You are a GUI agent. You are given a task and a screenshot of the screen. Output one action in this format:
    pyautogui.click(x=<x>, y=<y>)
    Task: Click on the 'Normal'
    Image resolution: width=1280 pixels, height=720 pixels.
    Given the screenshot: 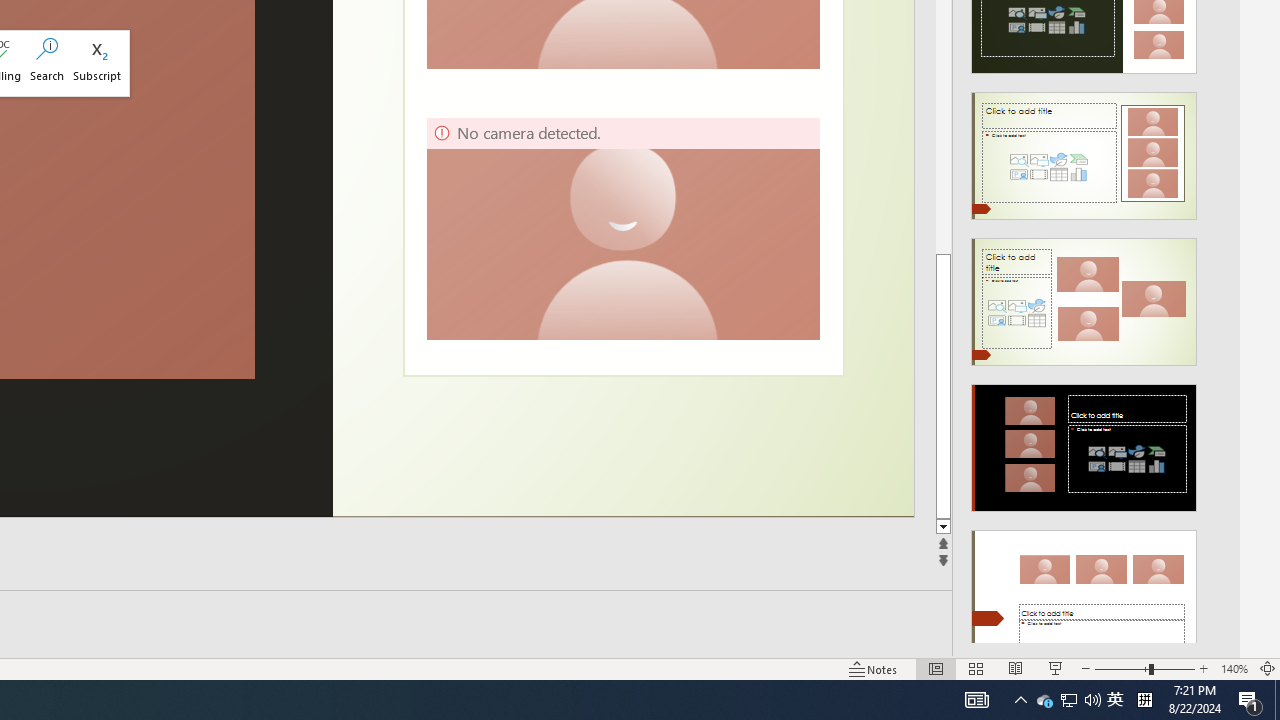 What is the action you would take?
    pyautogui.click(x=935, y=669)
    